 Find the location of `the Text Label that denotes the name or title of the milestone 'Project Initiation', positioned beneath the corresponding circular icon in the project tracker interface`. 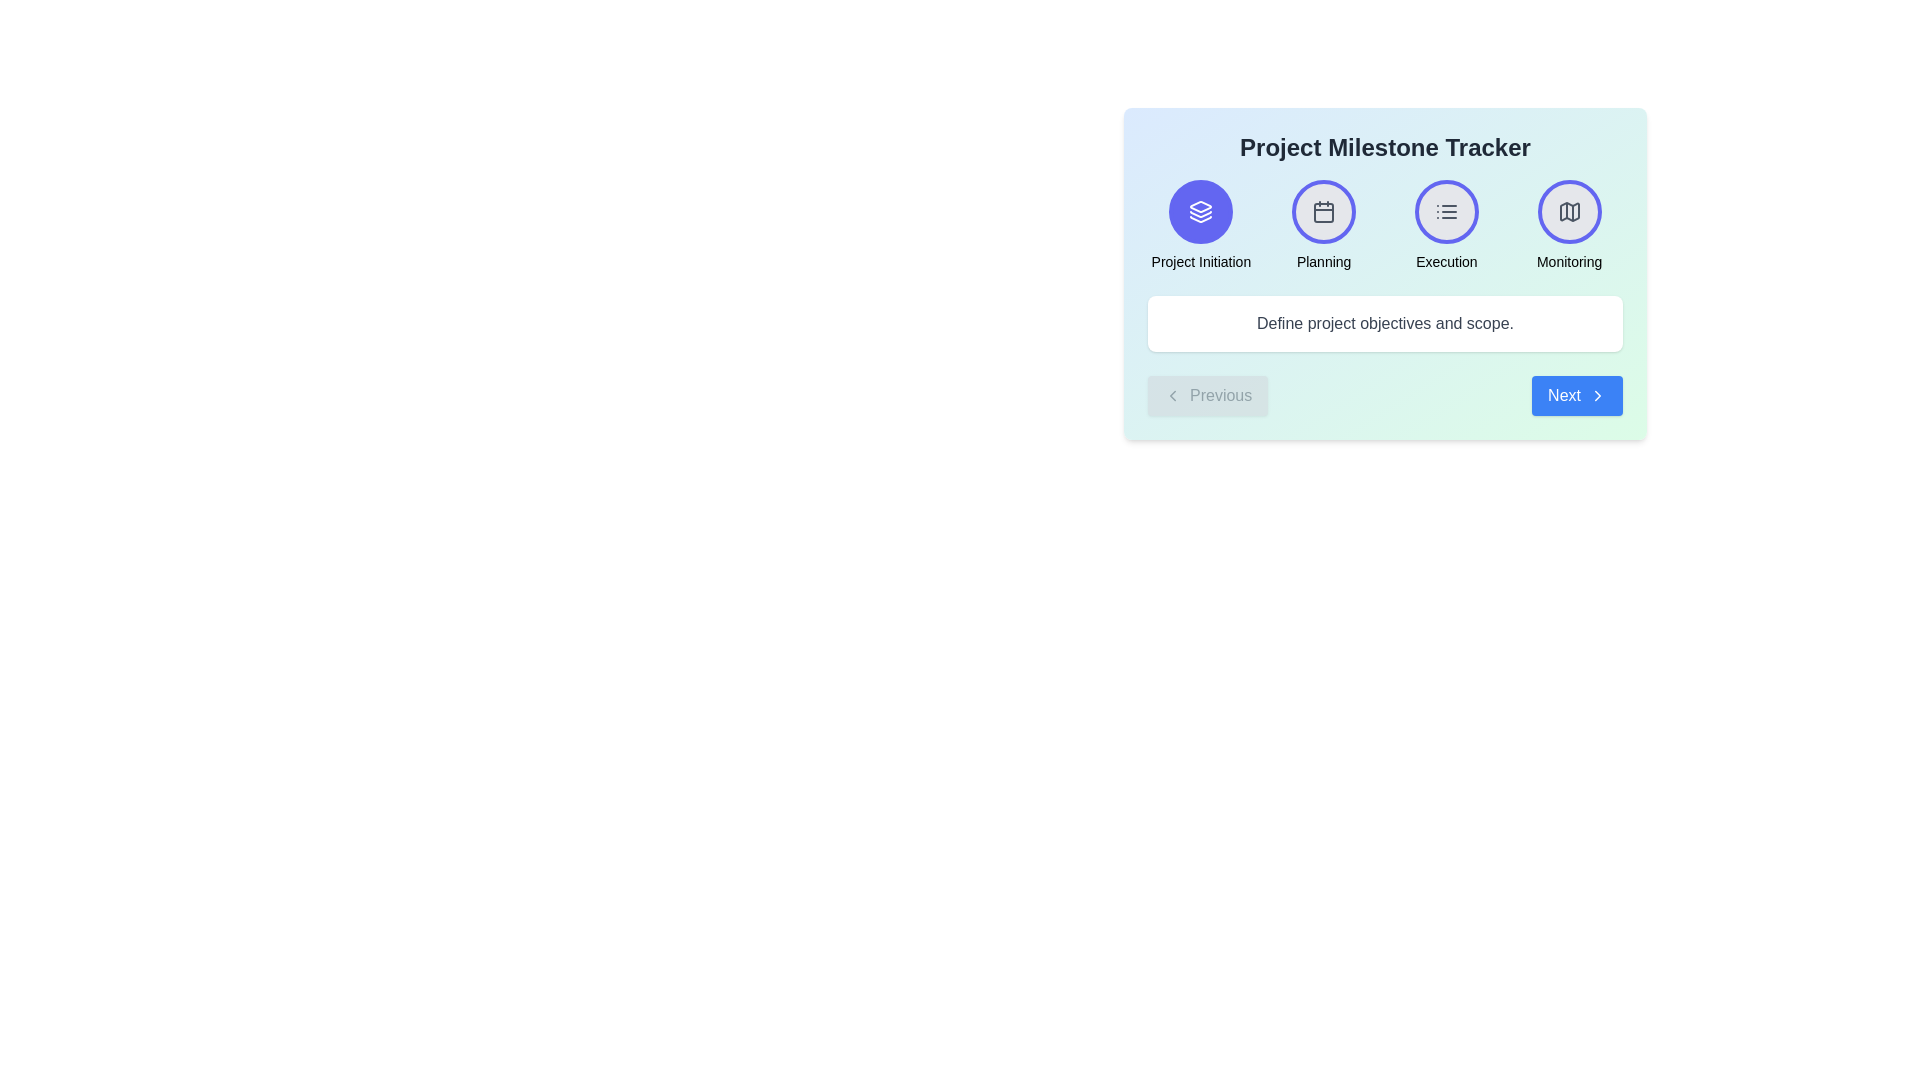

the Text Label that denotes the name or title of the milestone 'Project Initiation', positioned beneath the corresponding circular icon in the project tracker interface is located at coordinates (1200, 261).